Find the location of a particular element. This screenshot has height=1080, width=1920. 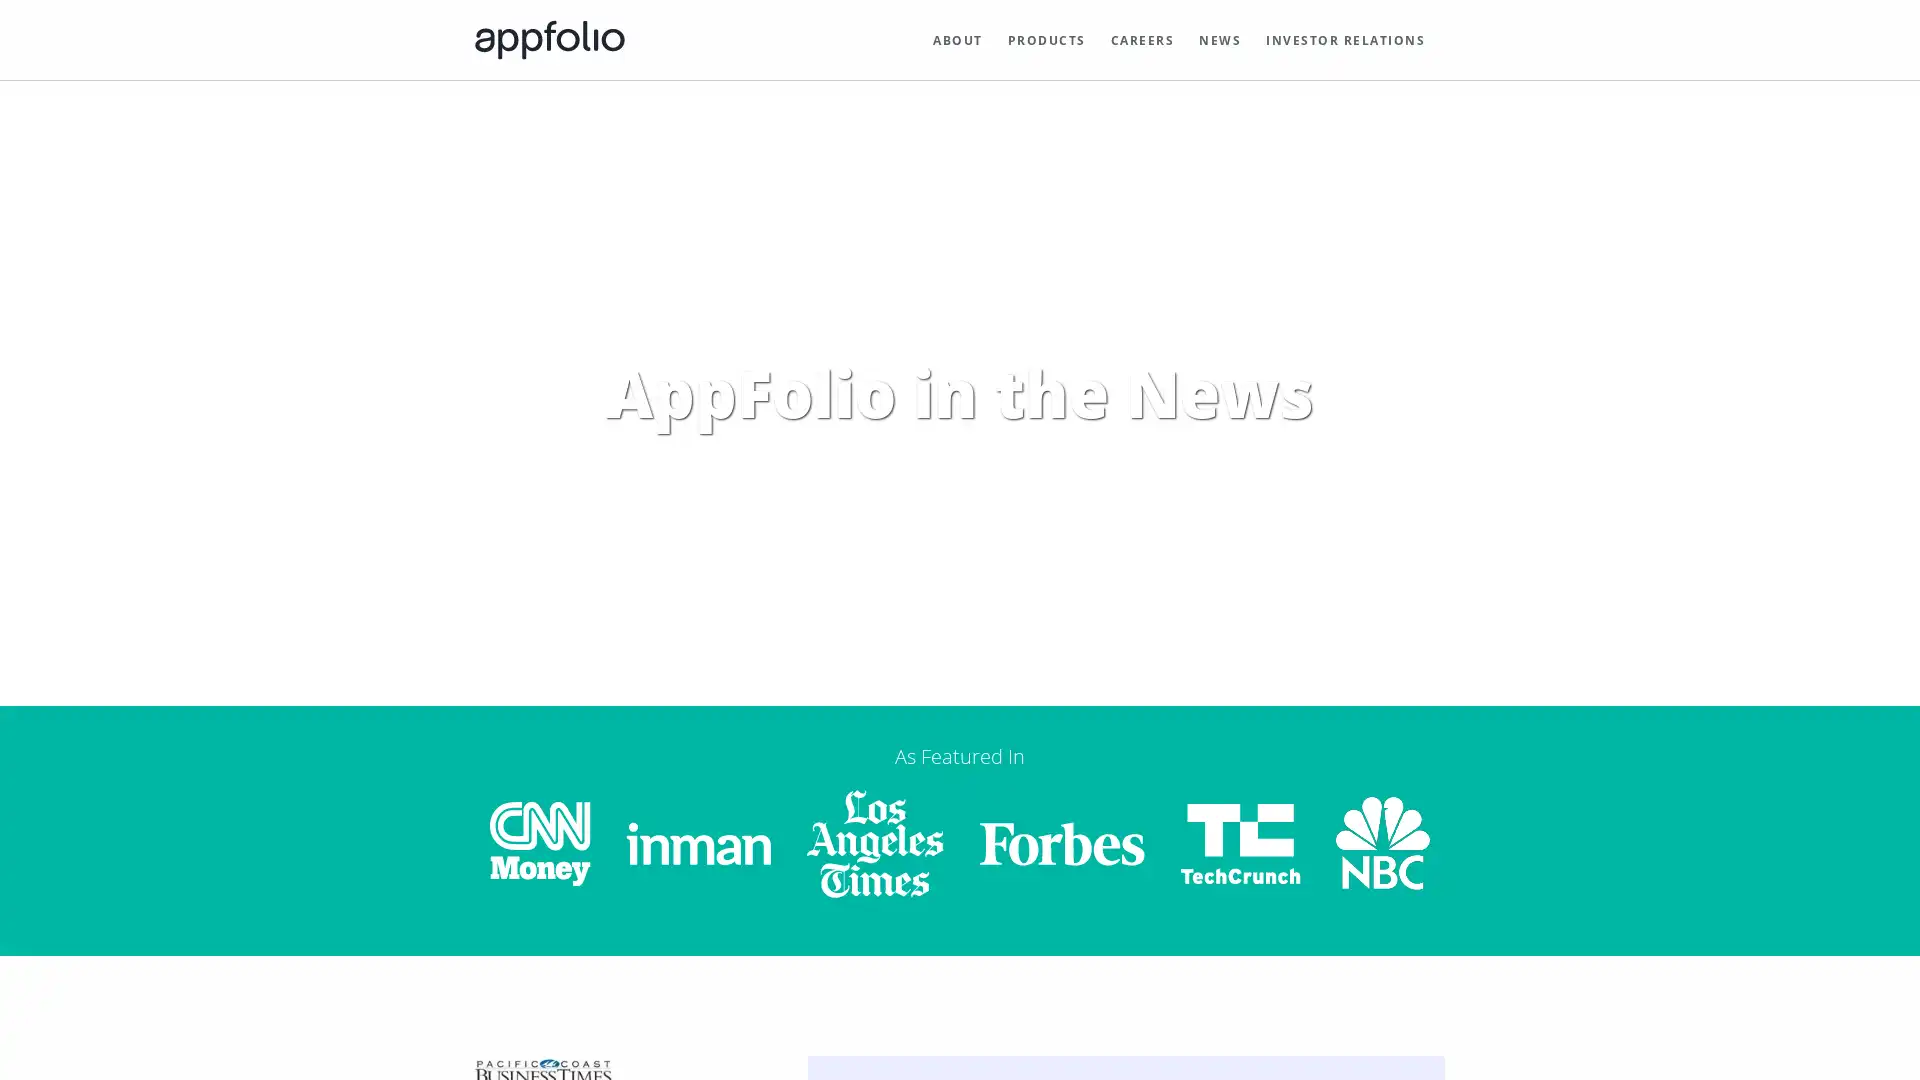

deny cookies is located at coordinates (1617, 1054).